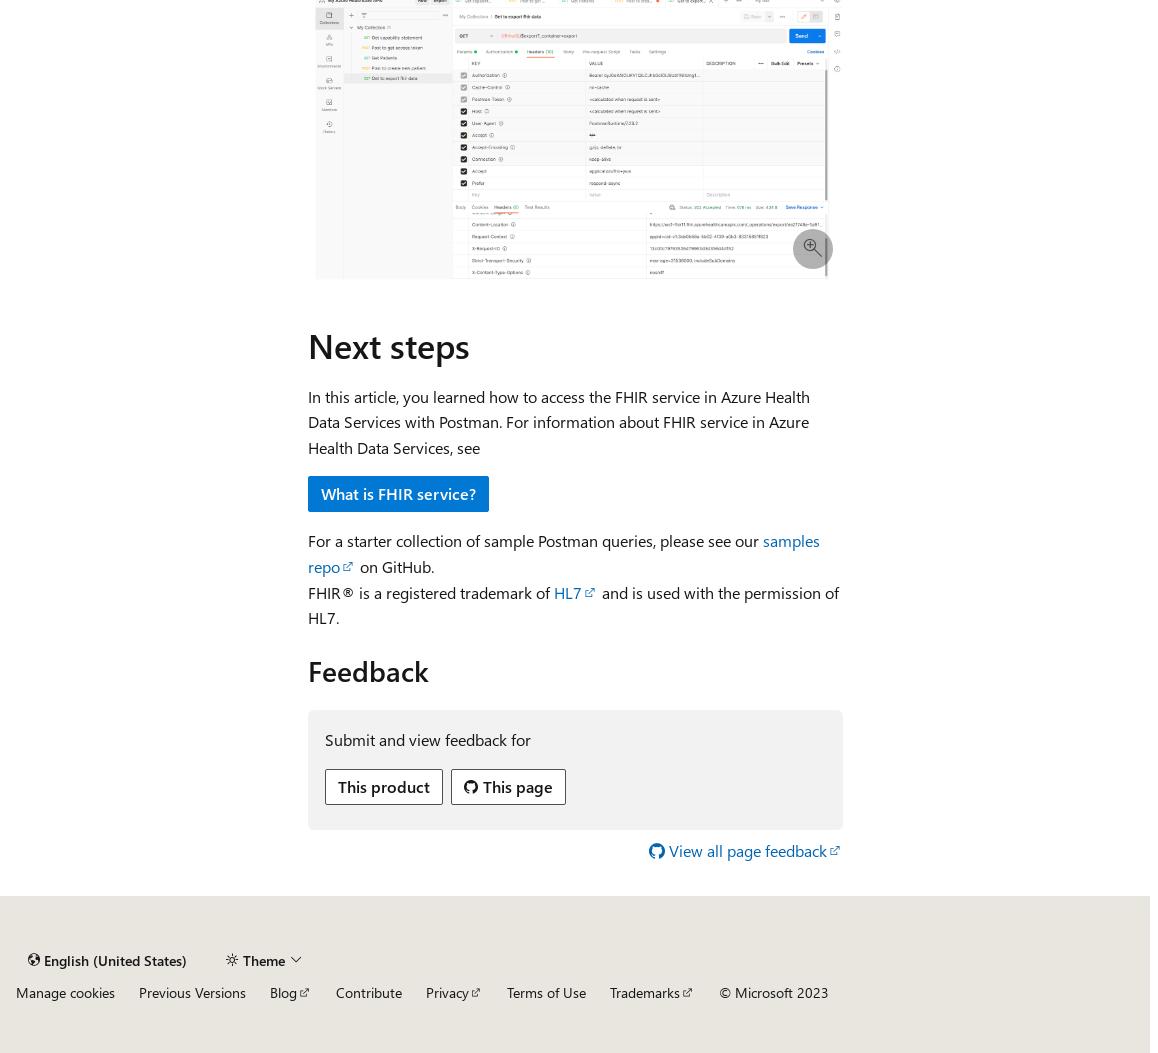 This screenshot has width=1158, height=1053. Describe the element at coordinates (746, 848) in the screenshot. I see `'View all page feedback'` at that location.